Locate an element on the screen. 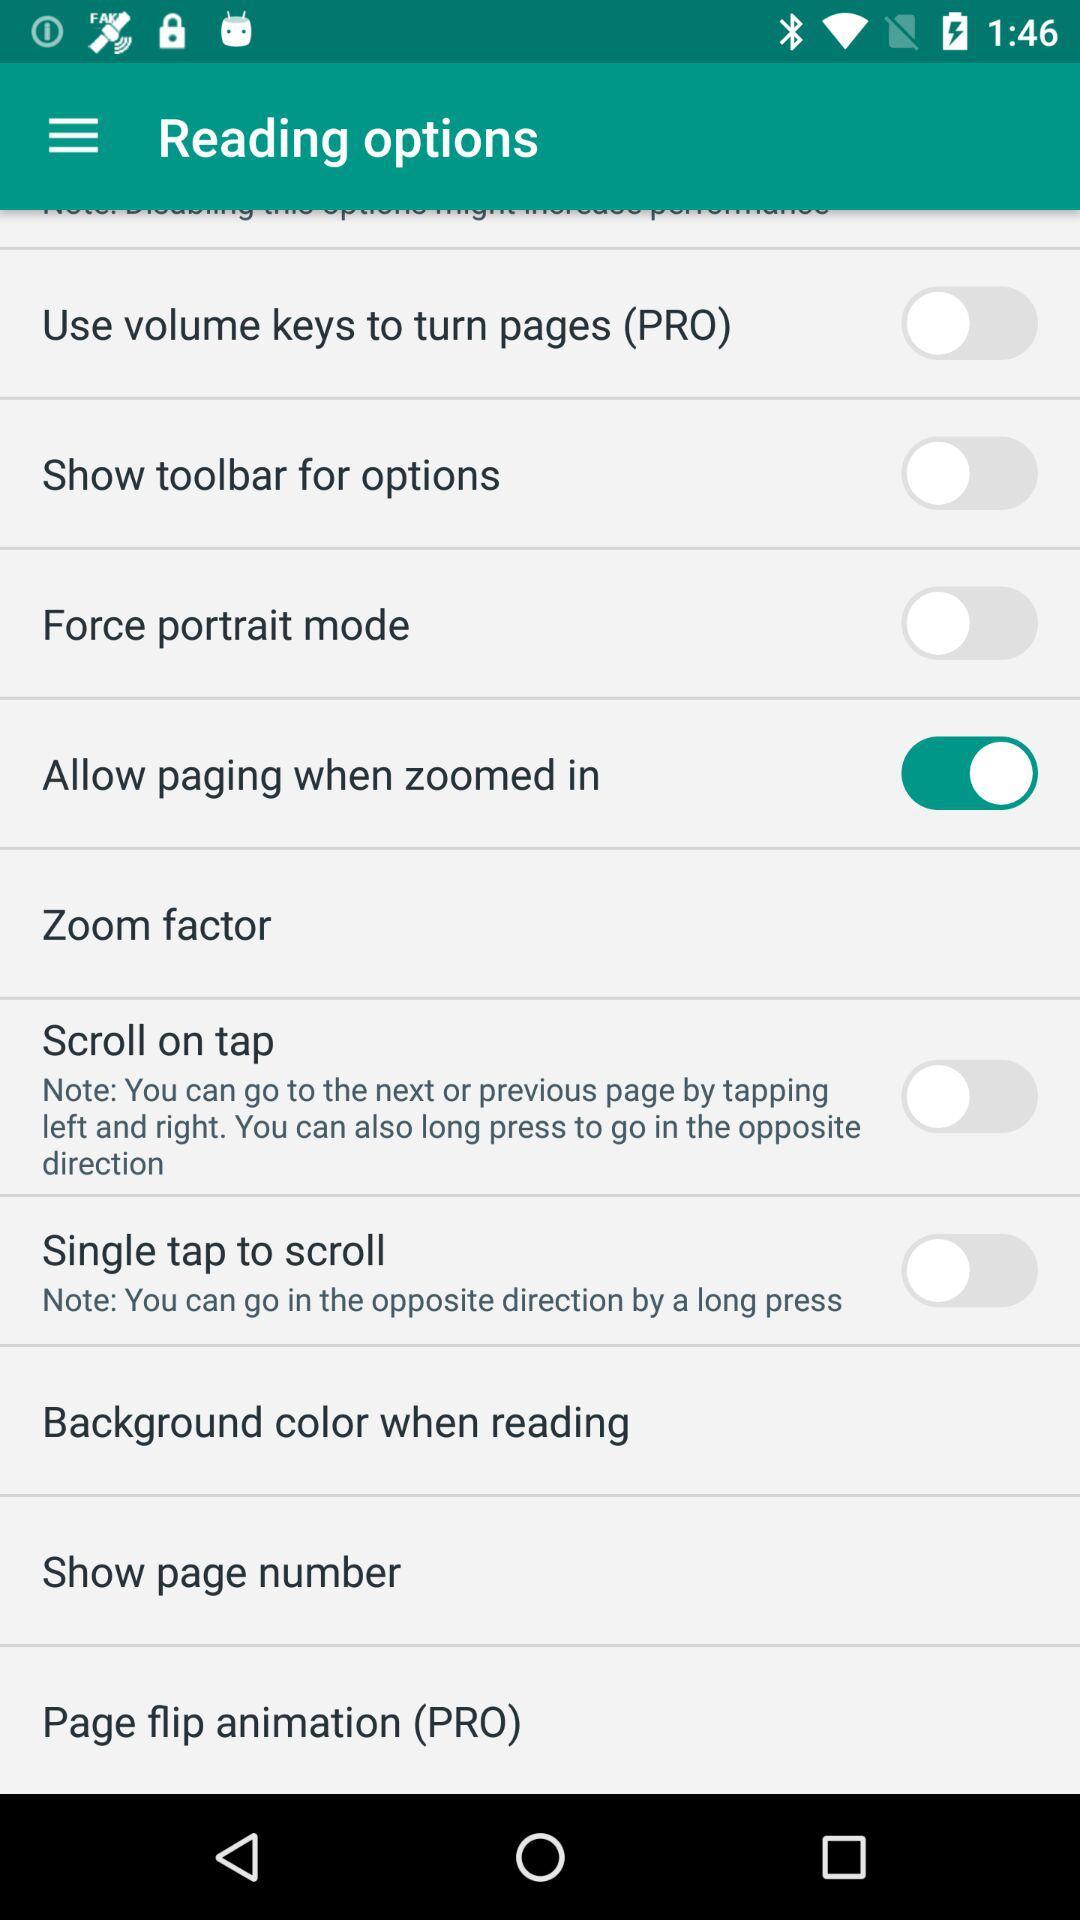  icon above scroll on tap item is located at coordinates (155, 922).